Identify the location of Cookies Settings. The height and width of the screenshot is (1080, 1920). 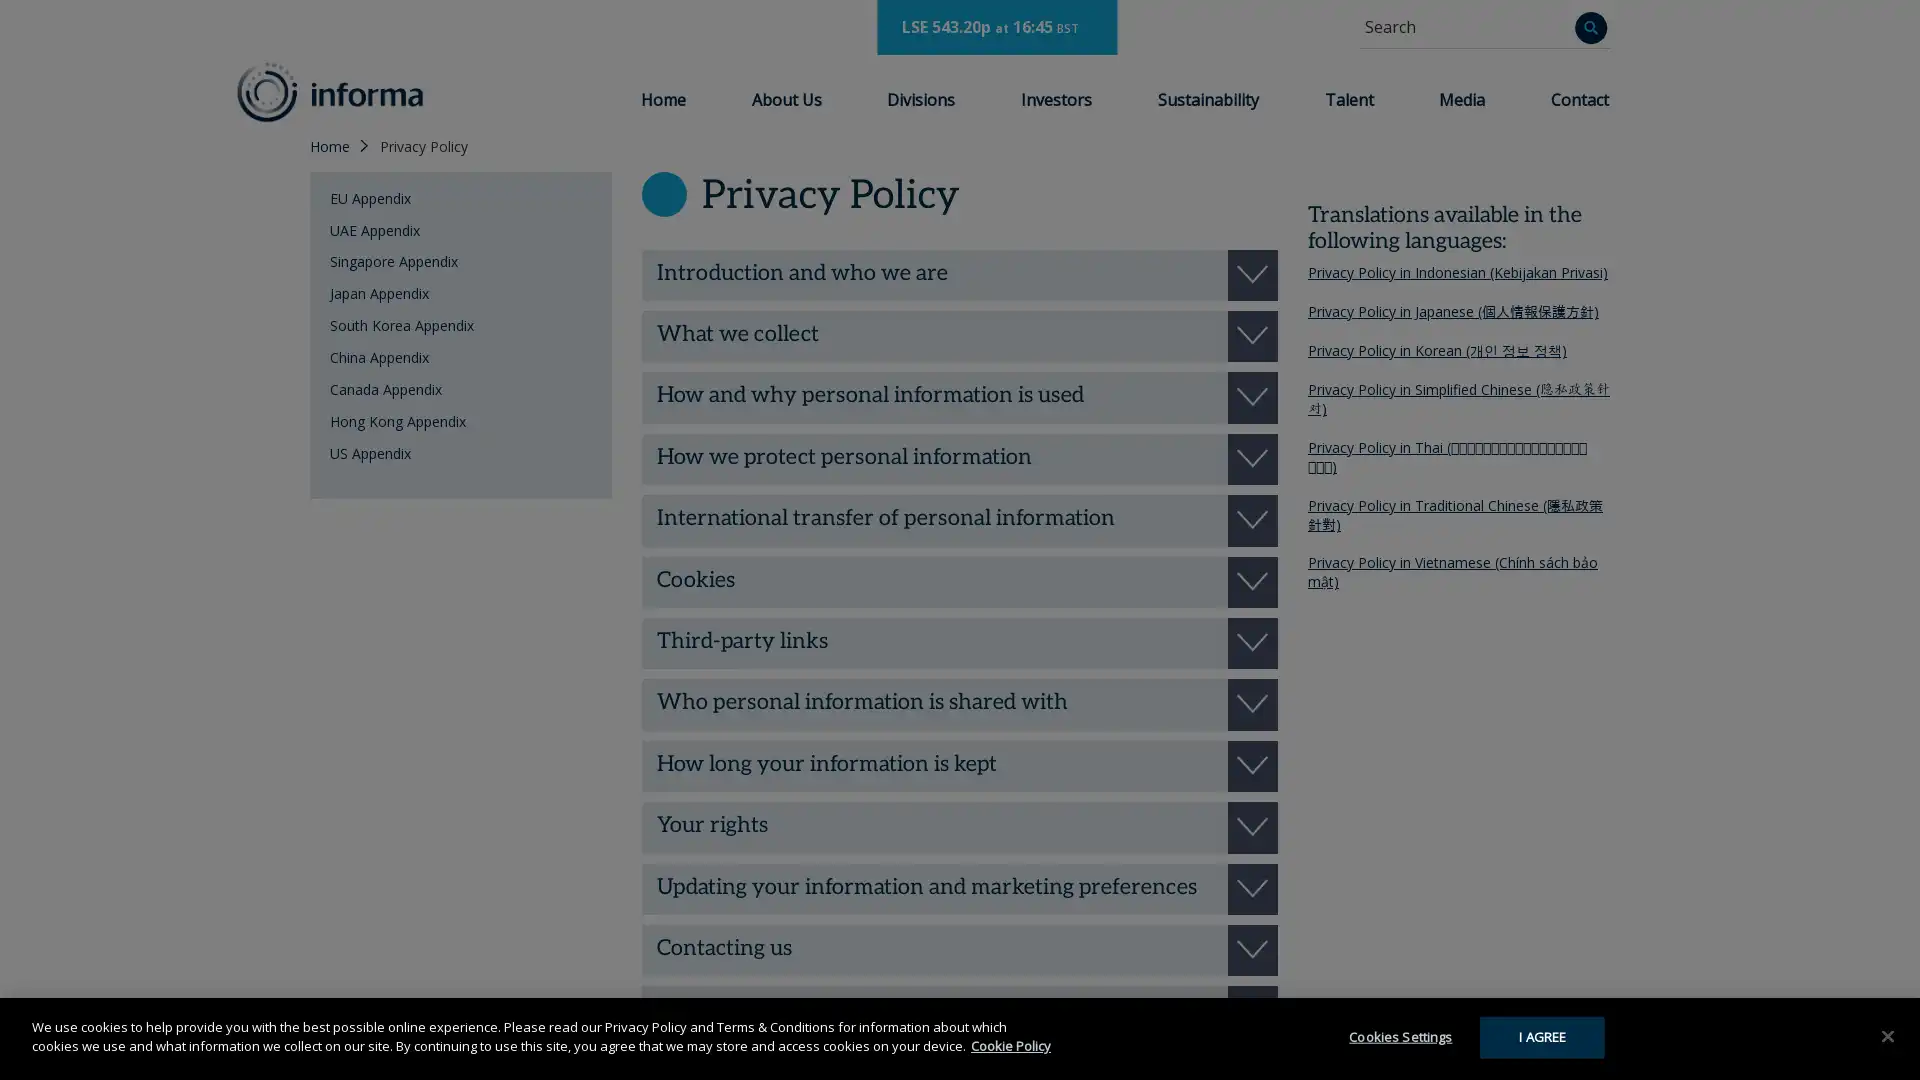
(1399, 1036).